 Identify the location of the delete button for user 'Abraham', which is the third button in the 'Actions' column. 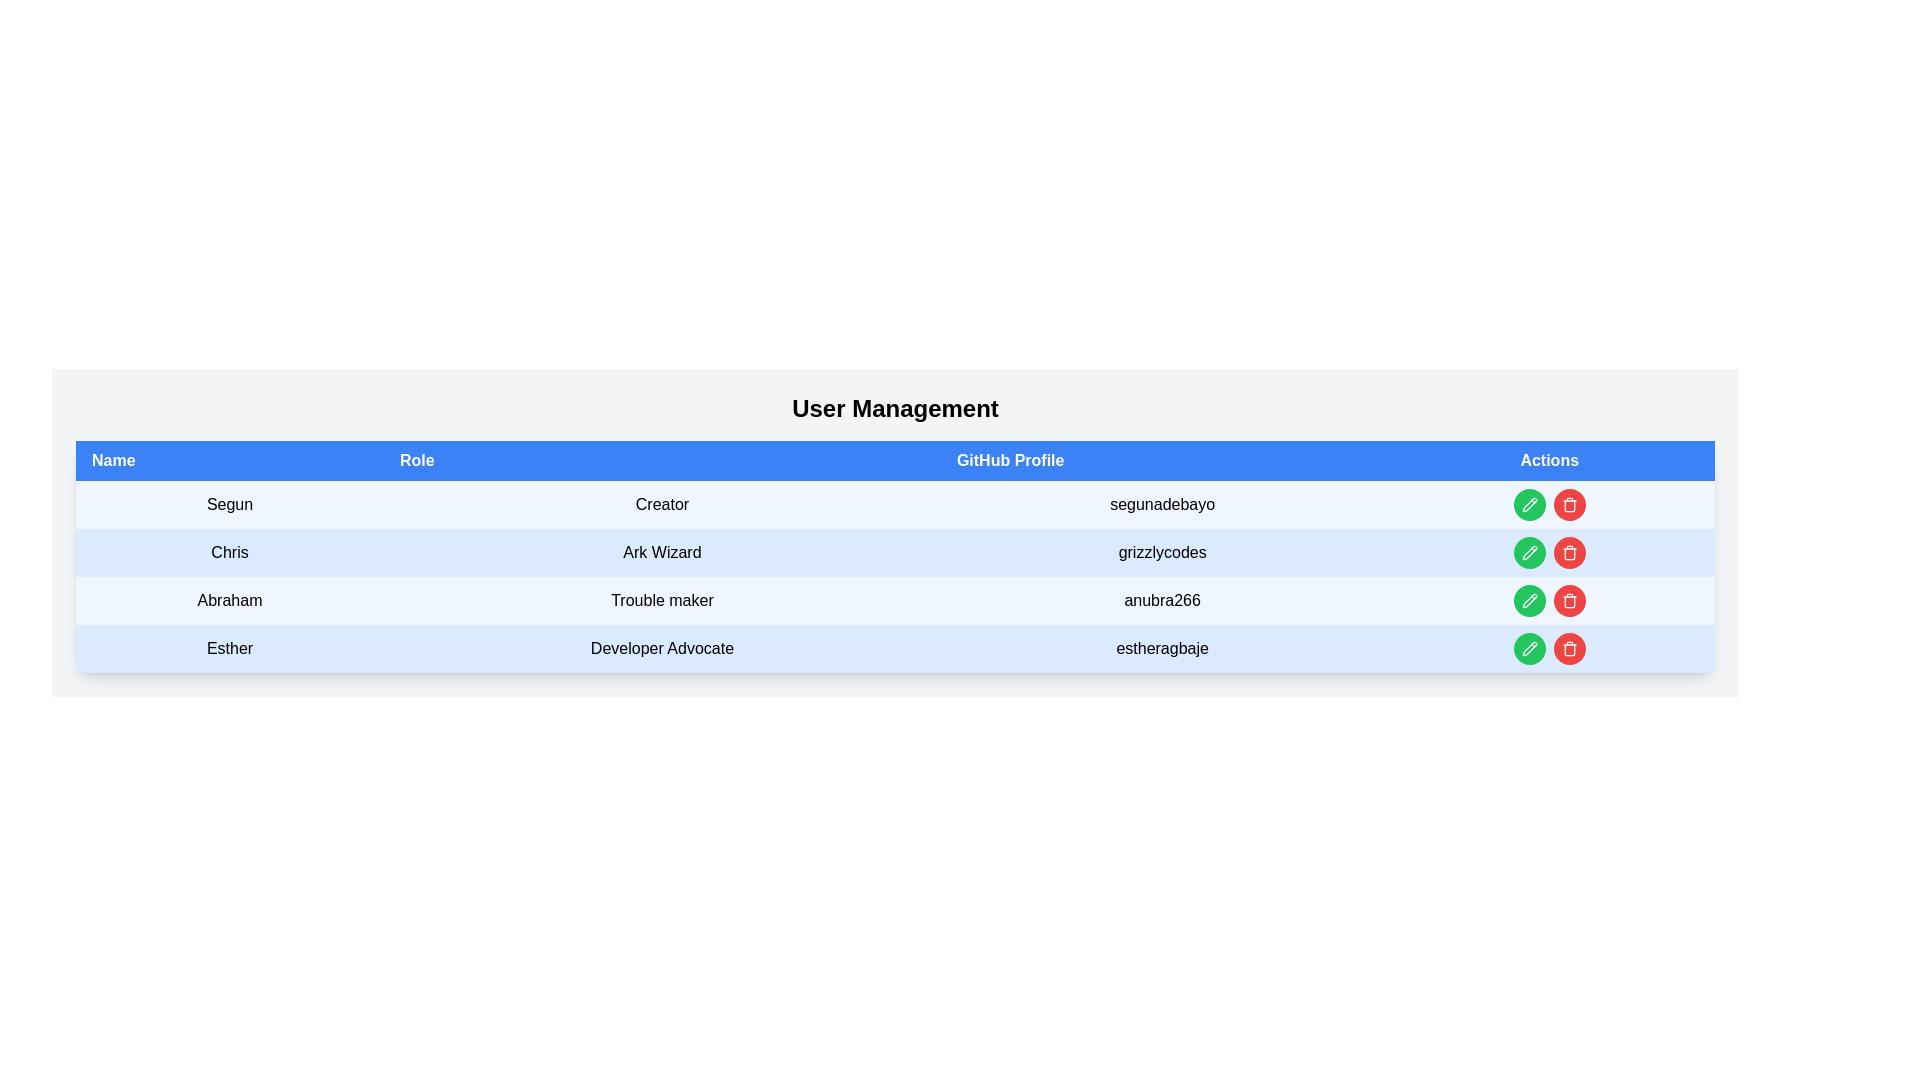
(1568, 600).